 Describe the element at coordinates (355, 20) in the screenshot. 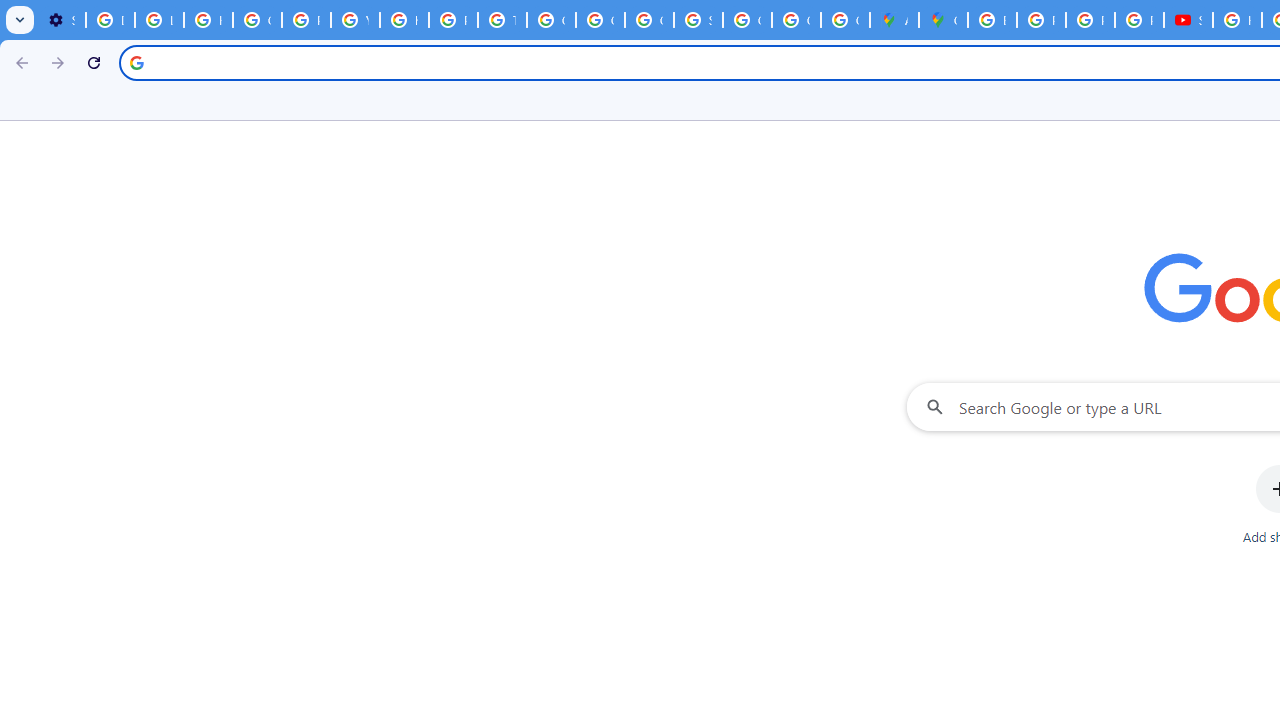

I see `'YouTube'` at that location.